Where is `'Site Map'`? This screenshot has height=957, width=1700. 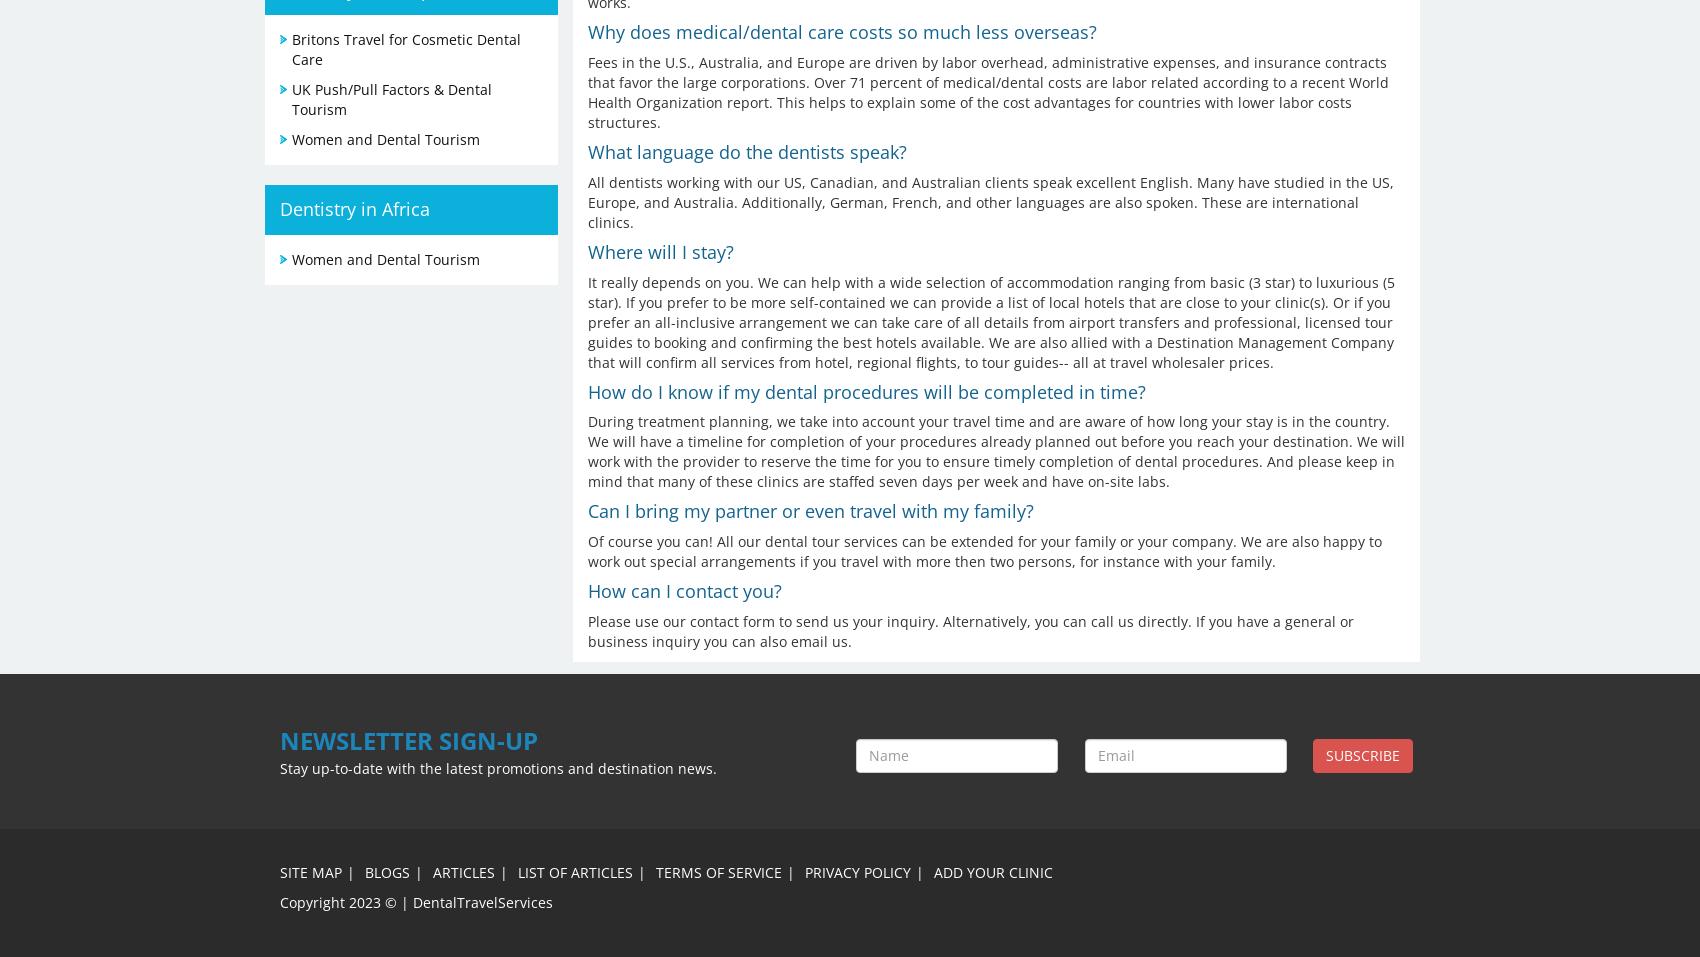
'Site Map' is located at coordinates (310, 871).